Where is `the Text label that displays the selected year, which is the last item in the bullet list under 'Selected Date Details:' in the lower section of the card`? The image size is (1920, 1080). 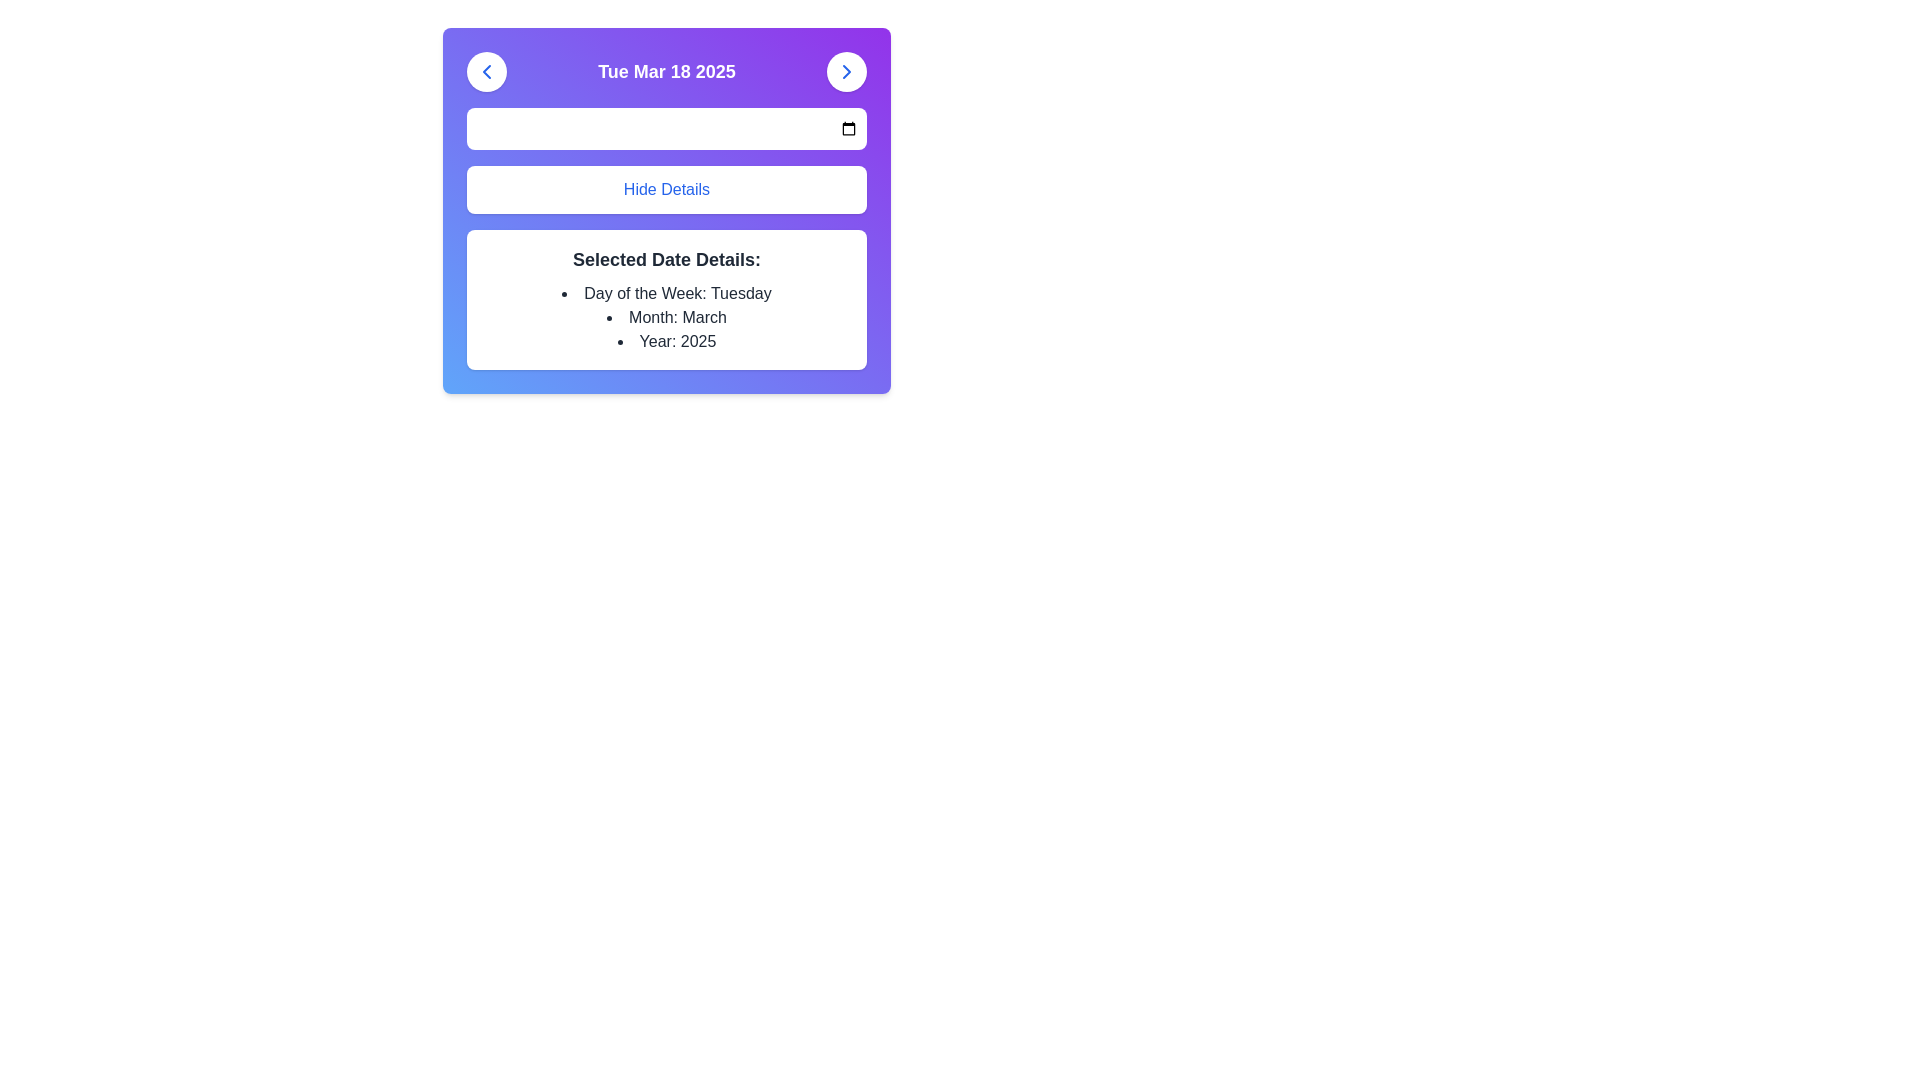 the Text label that displays the selected year, which is the last item in the bullet list under 'Selected Date Details:' in the lower section of the card is located at coordinates (667, 341).